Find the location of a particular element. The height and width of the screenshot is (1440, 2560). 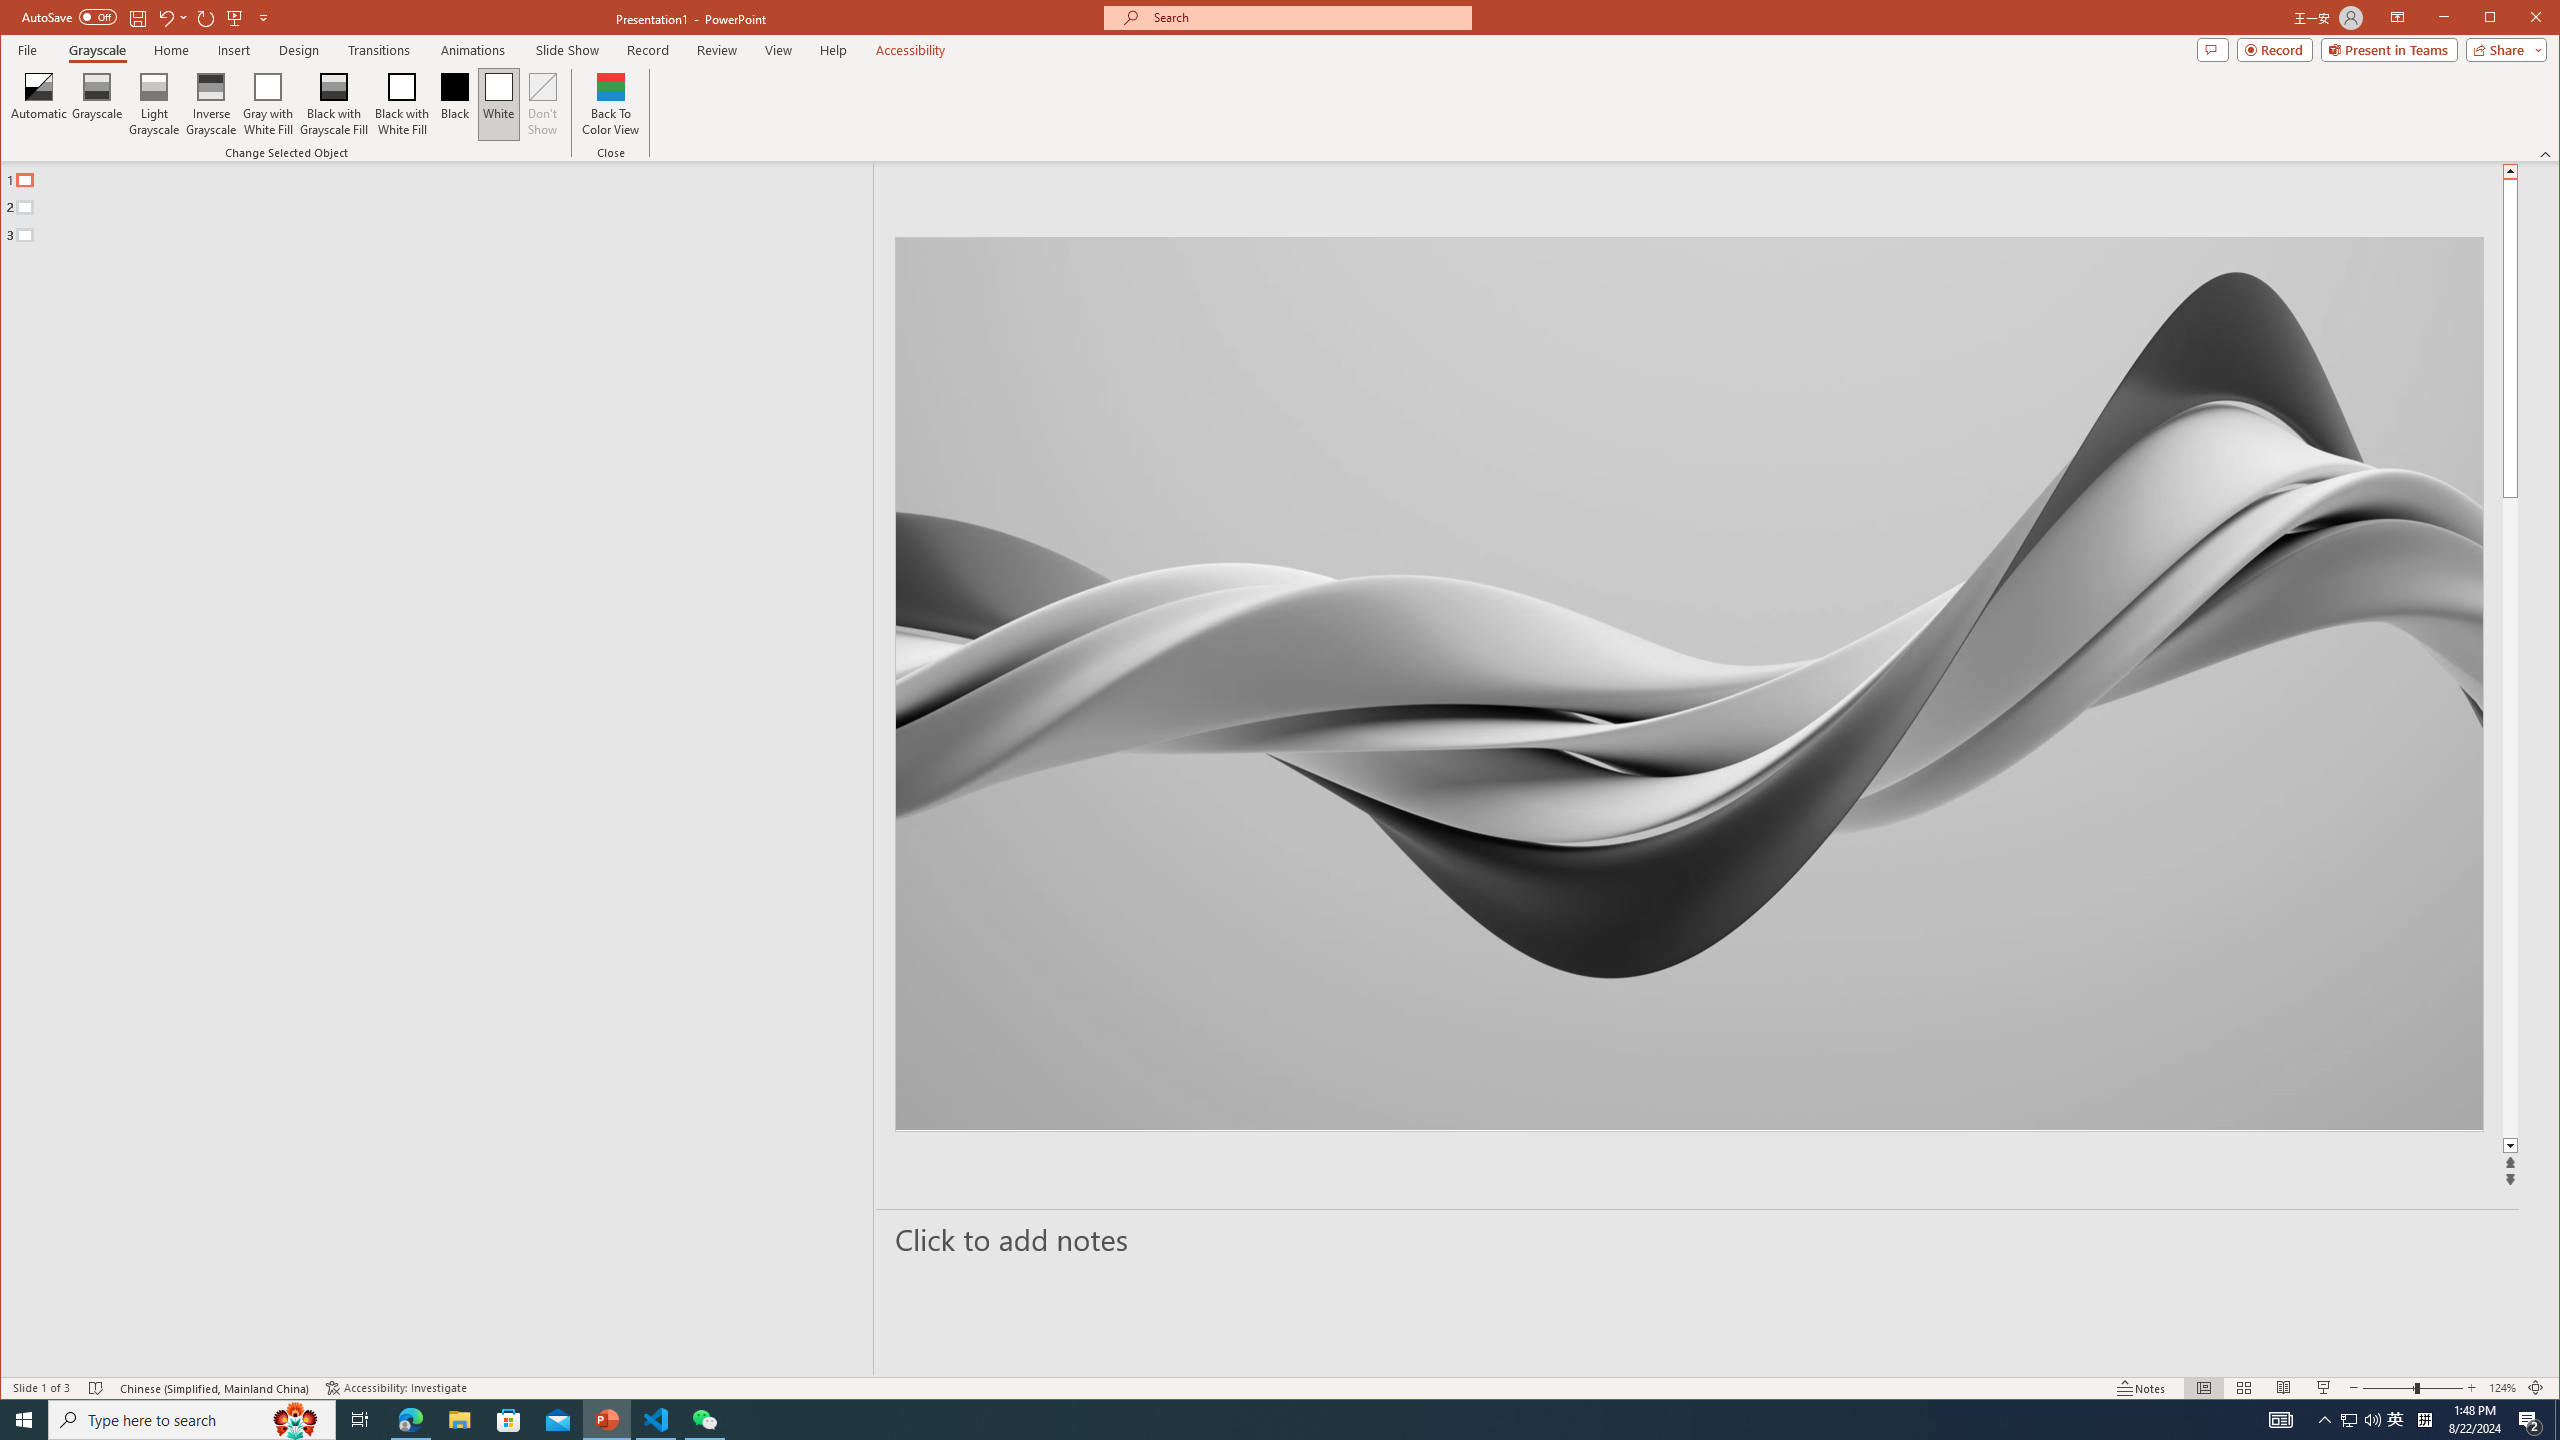

'Zoom Out' is located at coordinates (2388, 1387).